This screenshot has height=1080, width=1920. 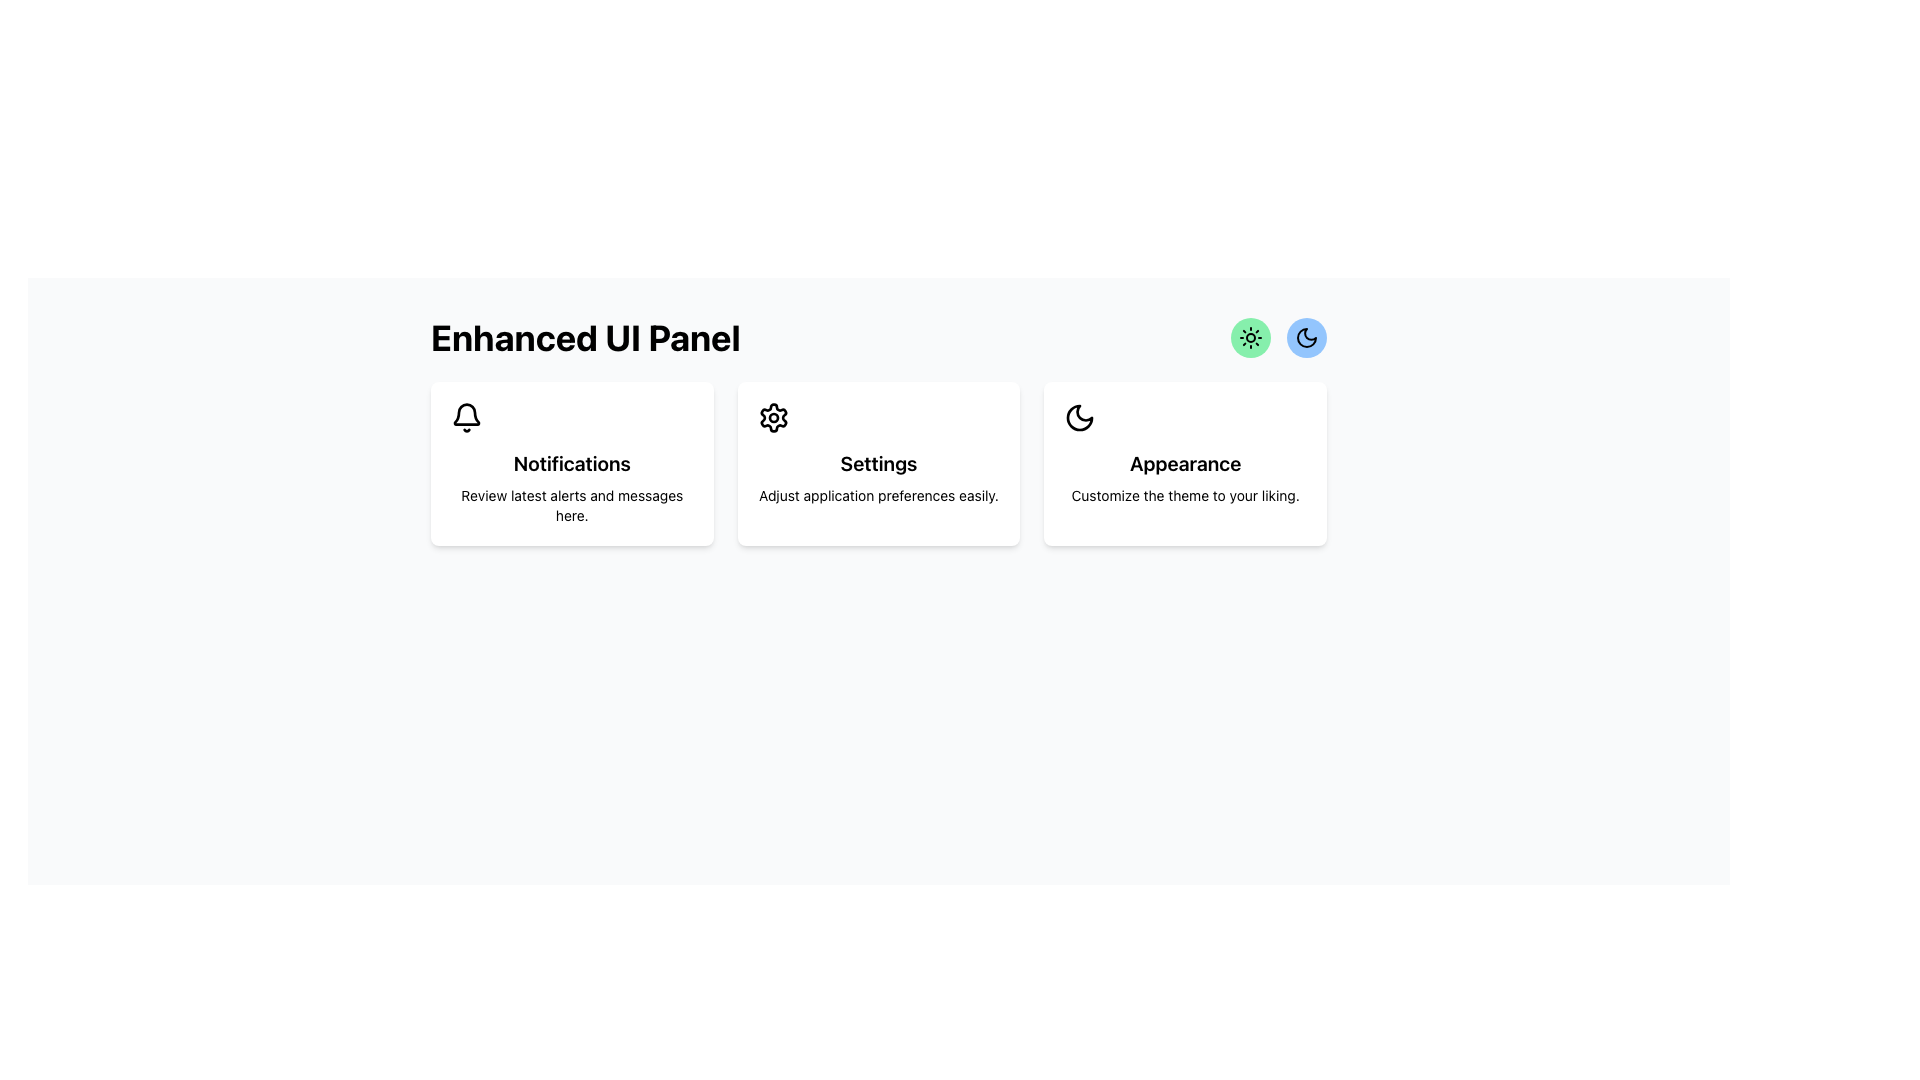 What do you see at coordinates (1306, 337) in the screenshot?
I see `the crescent moon icon within the circular 'Dark Mode' button` at bounding box center [1306, 337].